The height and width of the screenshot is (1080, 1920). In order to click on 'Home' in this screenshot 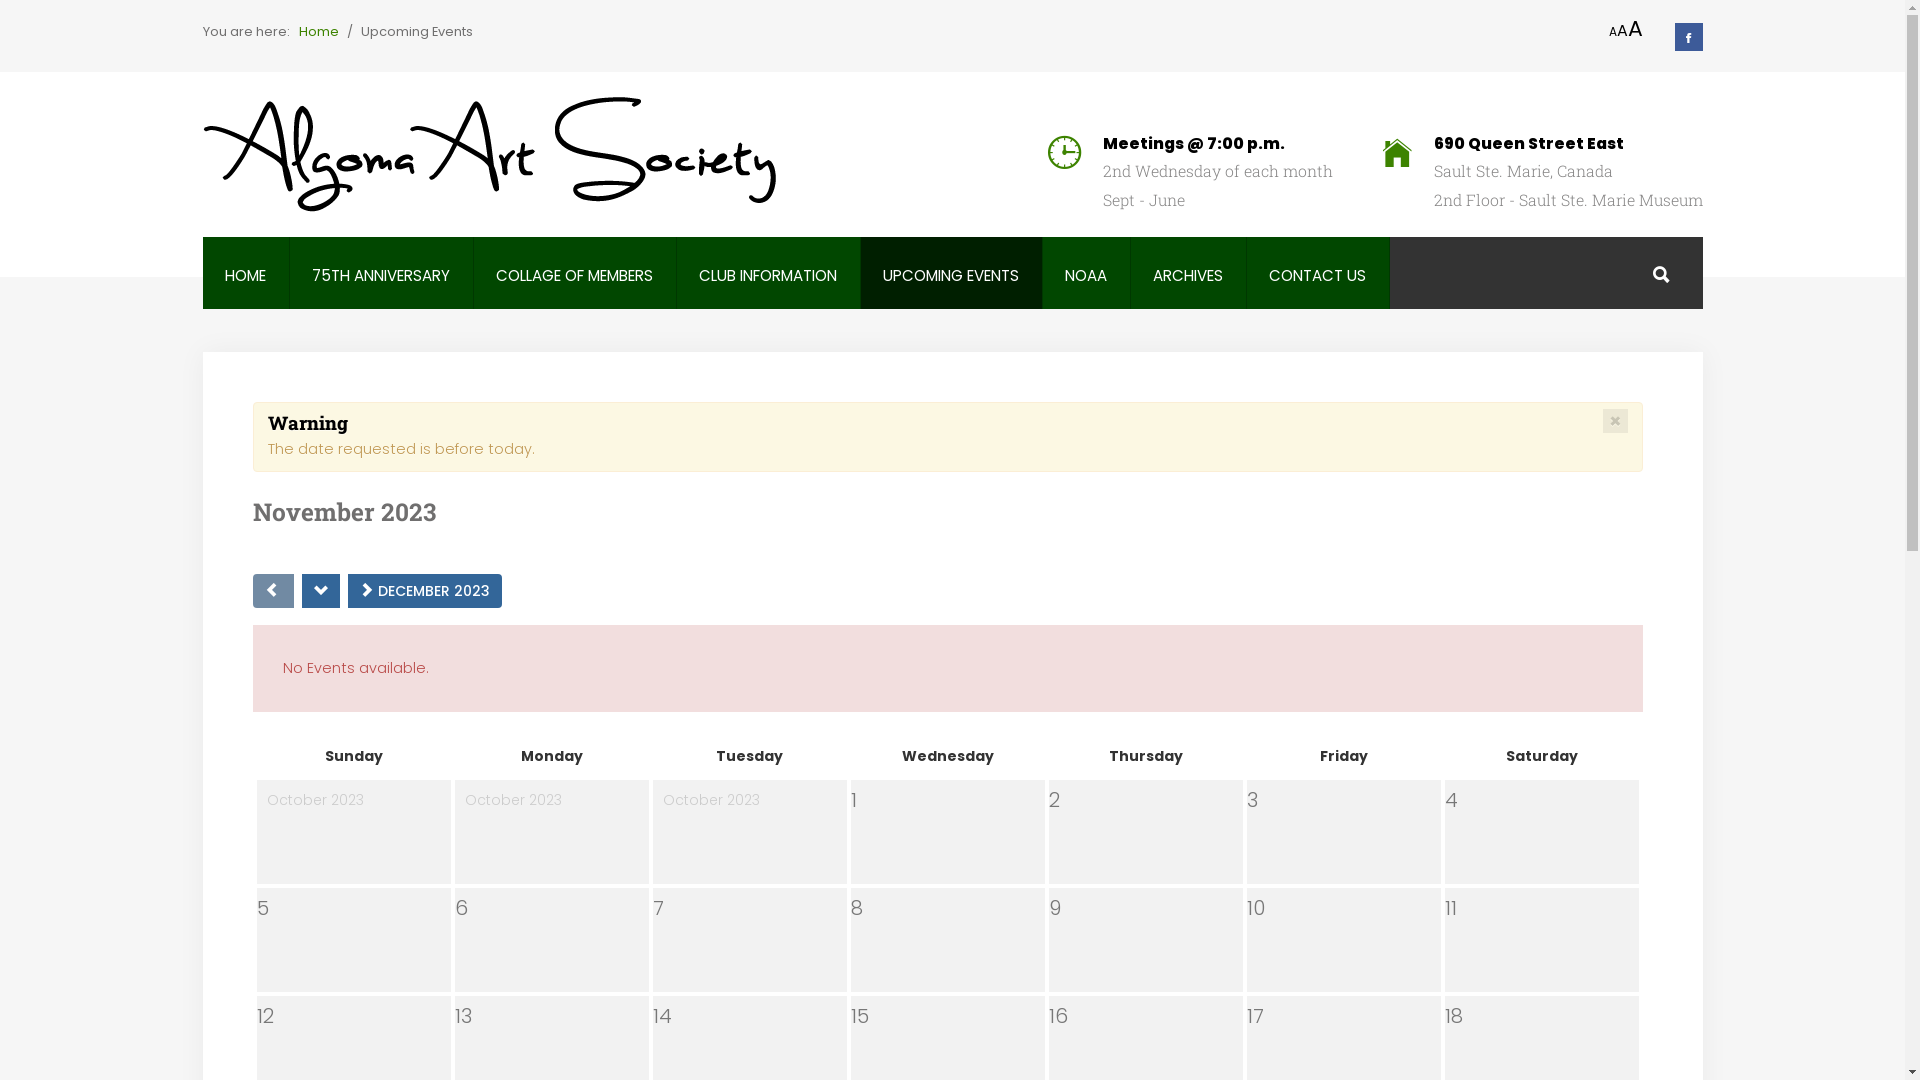, I will do `click(316, 31)`.